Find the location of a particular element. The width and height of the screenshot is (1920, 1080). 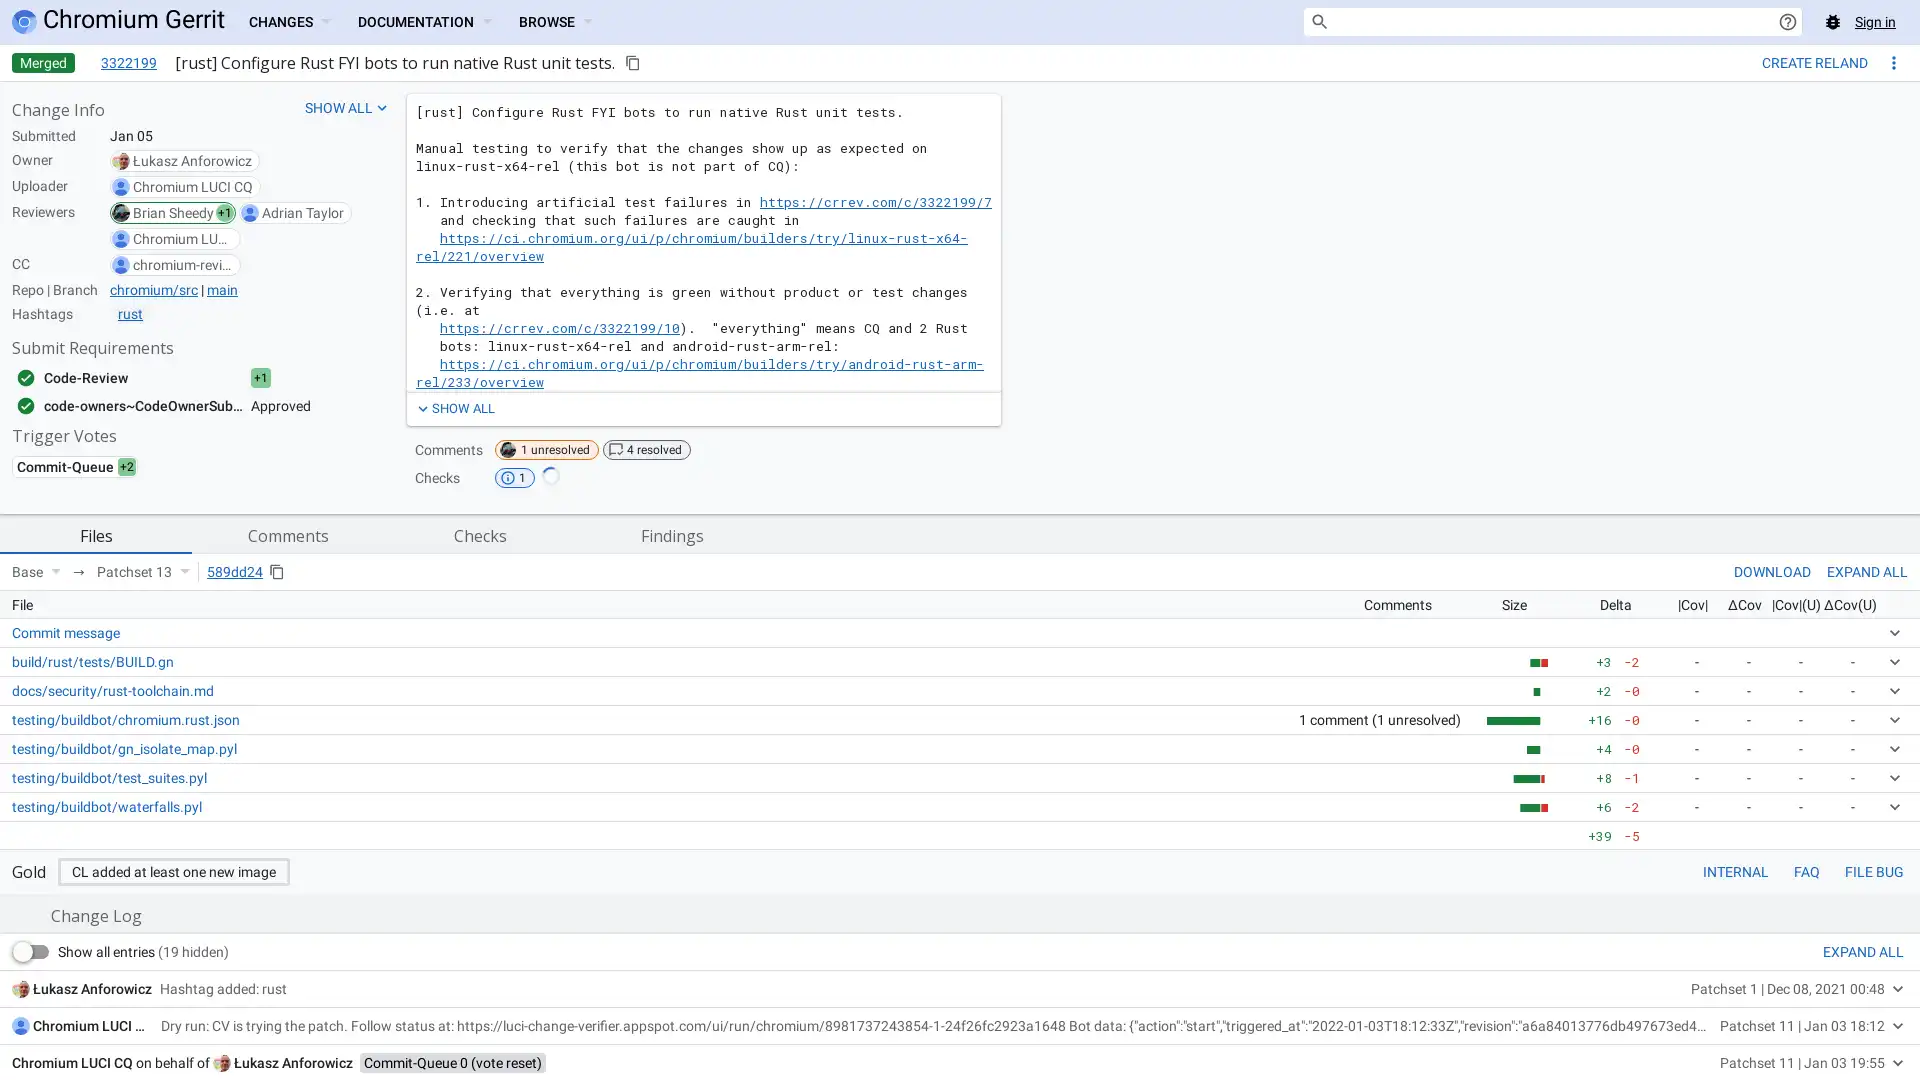

SHOW ALL is located at coordinates (453, 407).